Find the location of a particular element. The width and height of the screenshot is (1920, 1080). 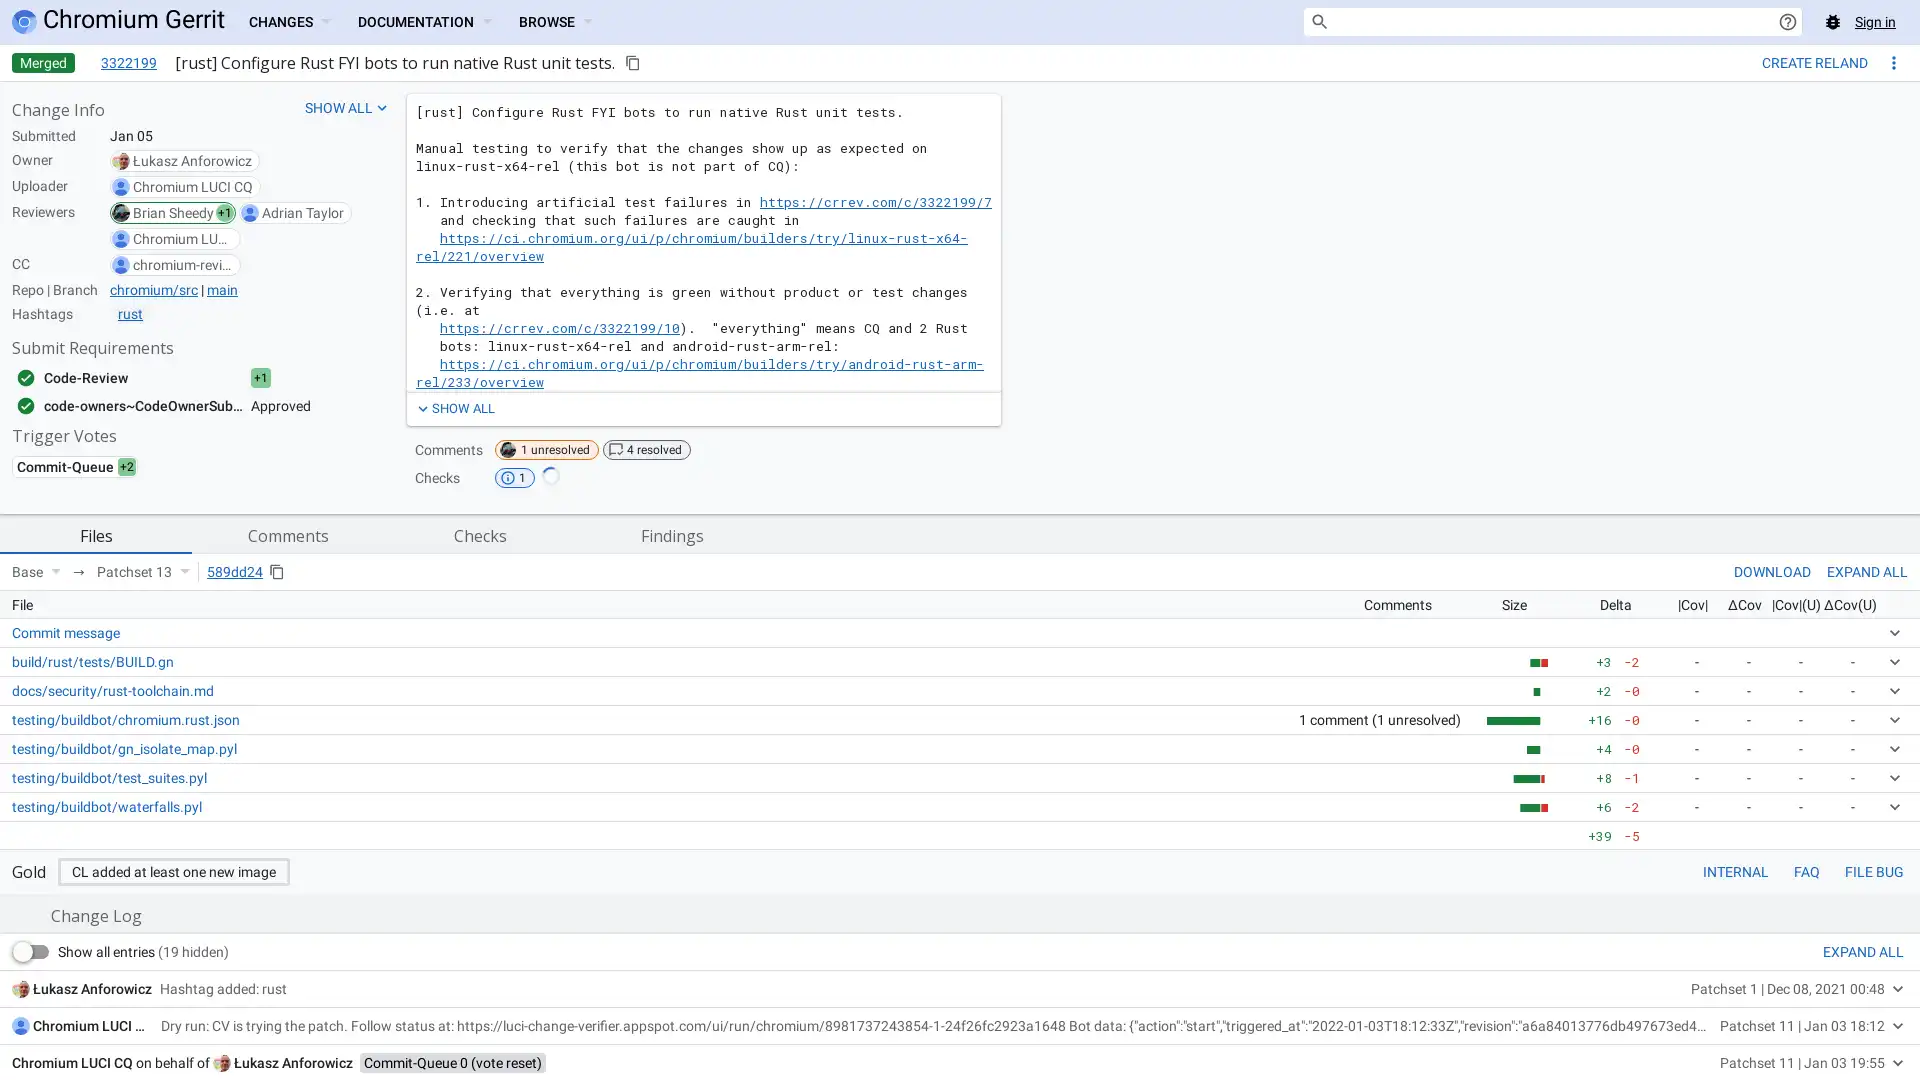

SHOW ALL is located at coordinates (453, 407).